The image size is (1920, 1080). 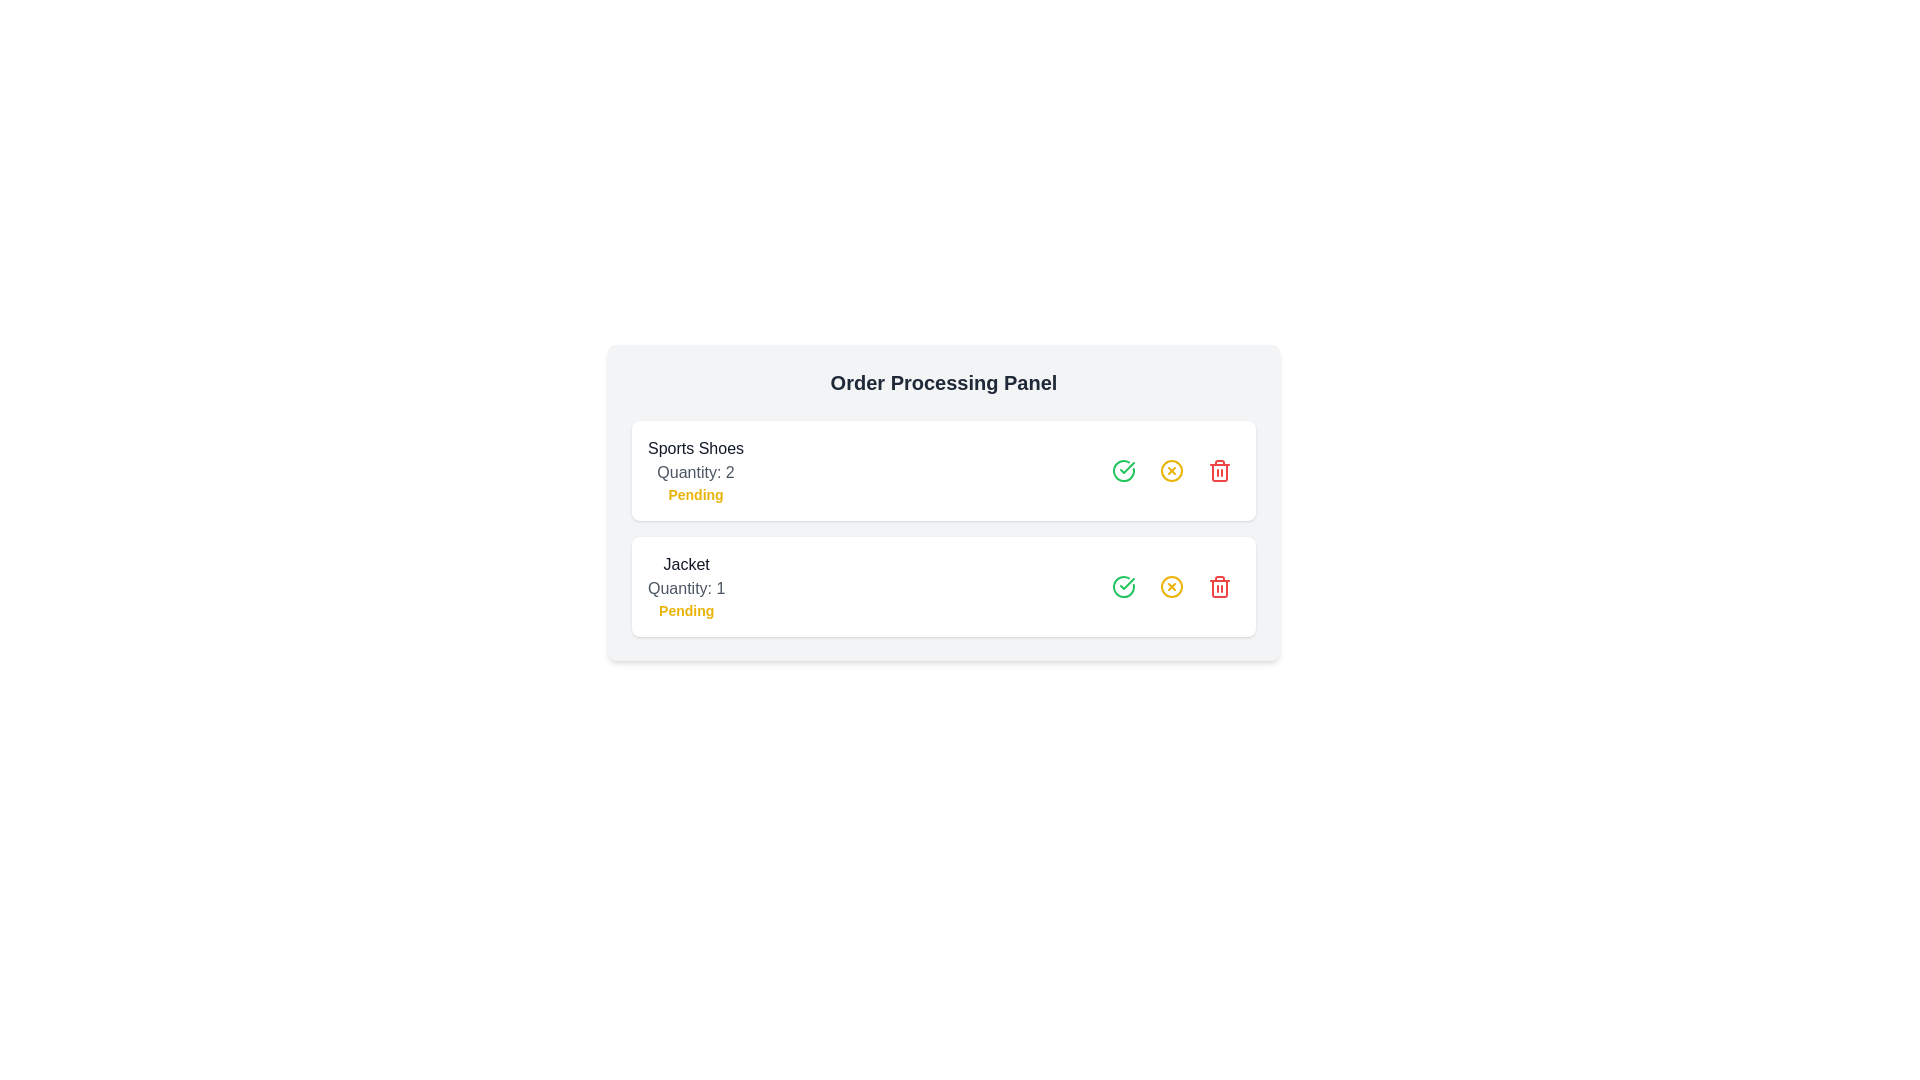 I want to click on the deletion icon button for the item 'Jacket' located in the Order Processing Panel, so click(x=1218, y=585).